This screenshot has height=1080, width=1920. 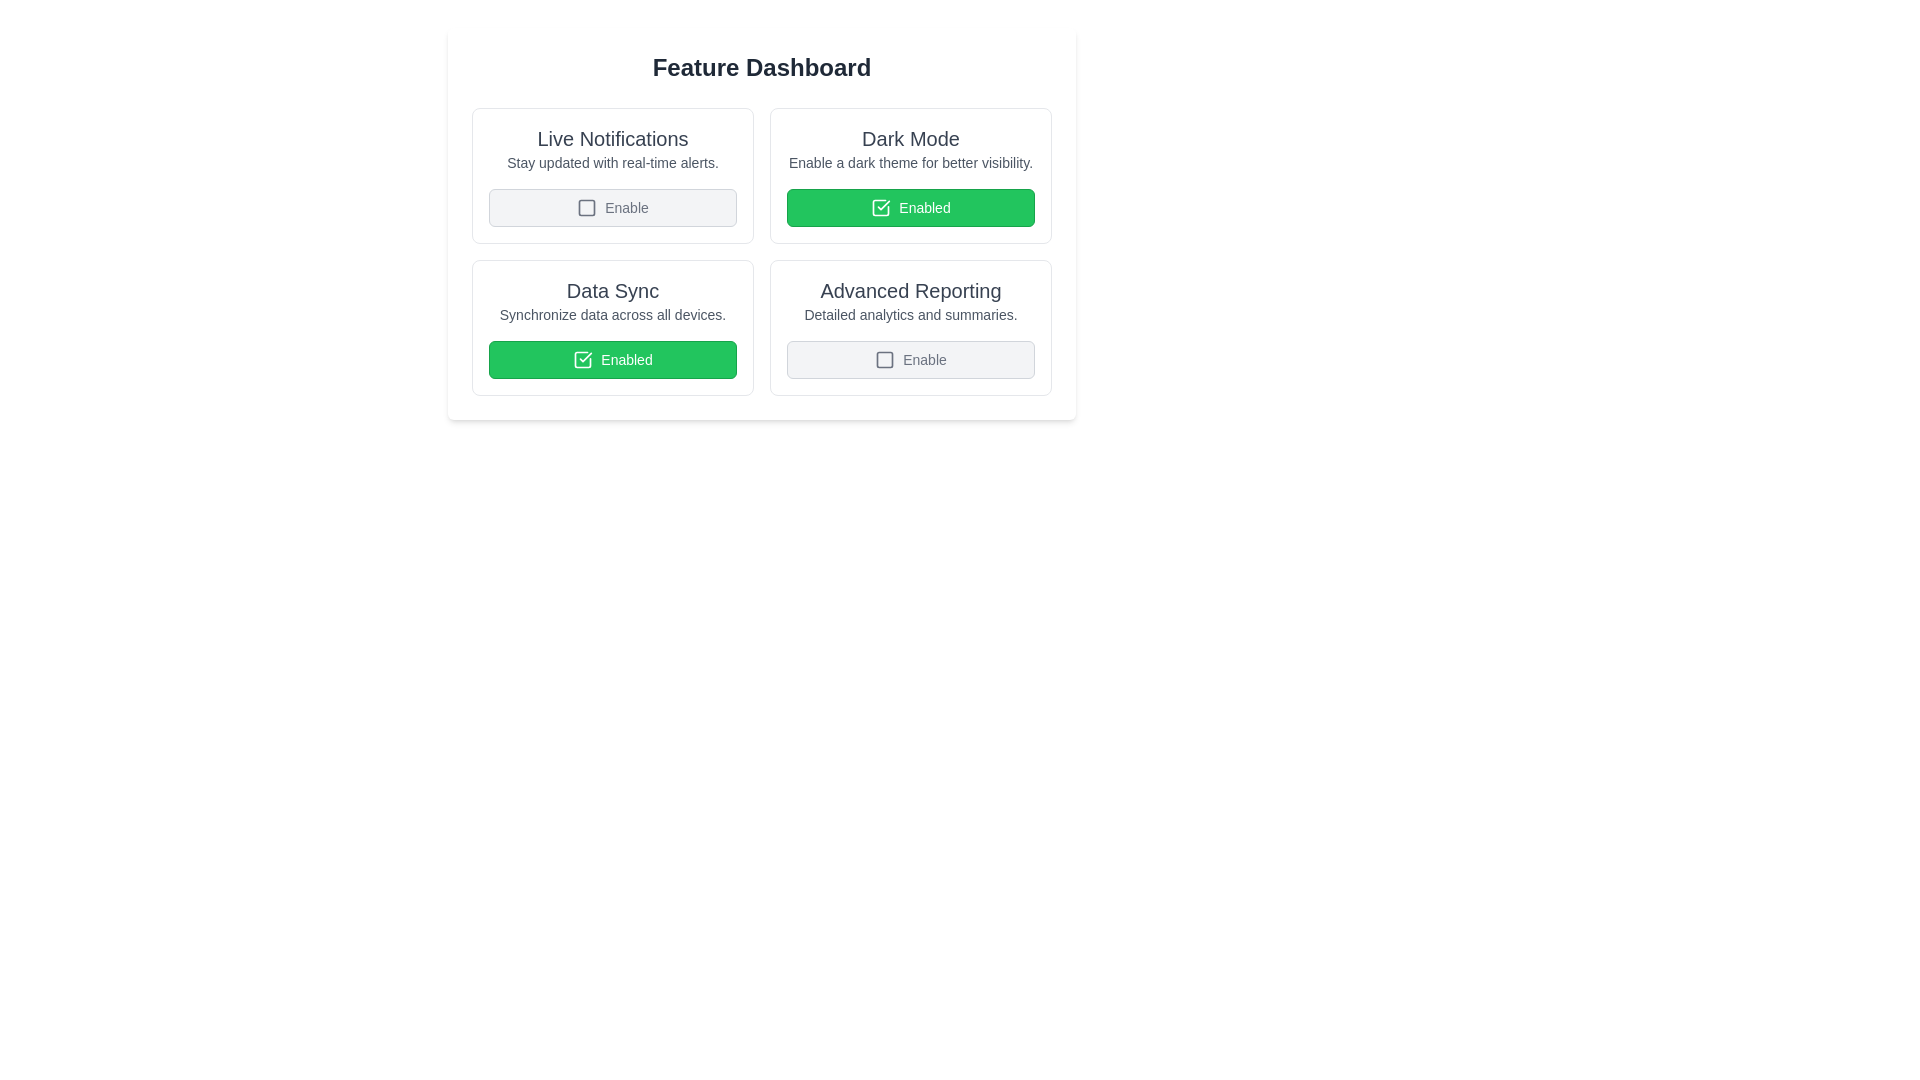 What do you see at coordinates (612, 315) in the screenshot?
I see `the text label that displays 'Synchronize data across all devices.' which is positioned beneath the title 'Data Sync'` at bounding box center [612, 315].